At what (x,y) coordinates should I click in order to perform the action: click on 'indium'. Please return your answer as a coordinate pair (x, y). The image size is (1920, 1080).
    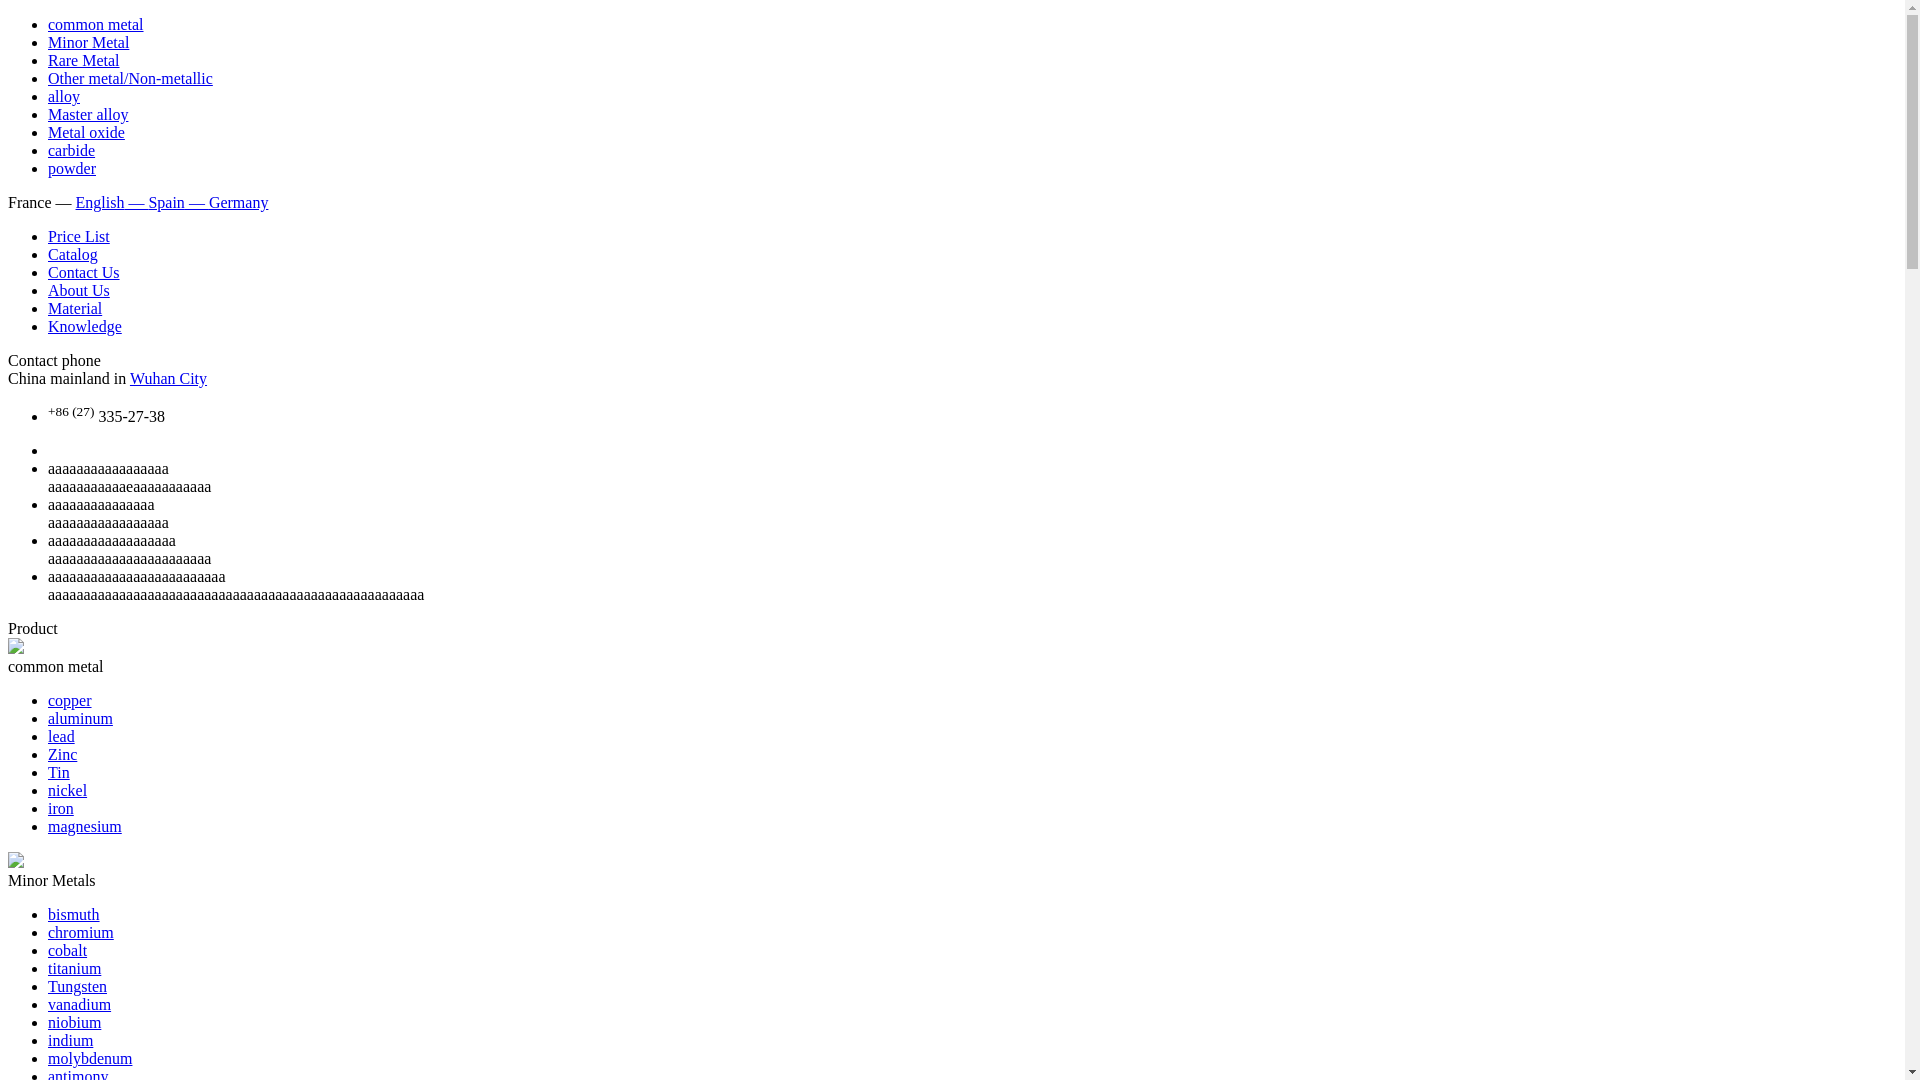
    Looking at the image, I should click on (70, 1039).